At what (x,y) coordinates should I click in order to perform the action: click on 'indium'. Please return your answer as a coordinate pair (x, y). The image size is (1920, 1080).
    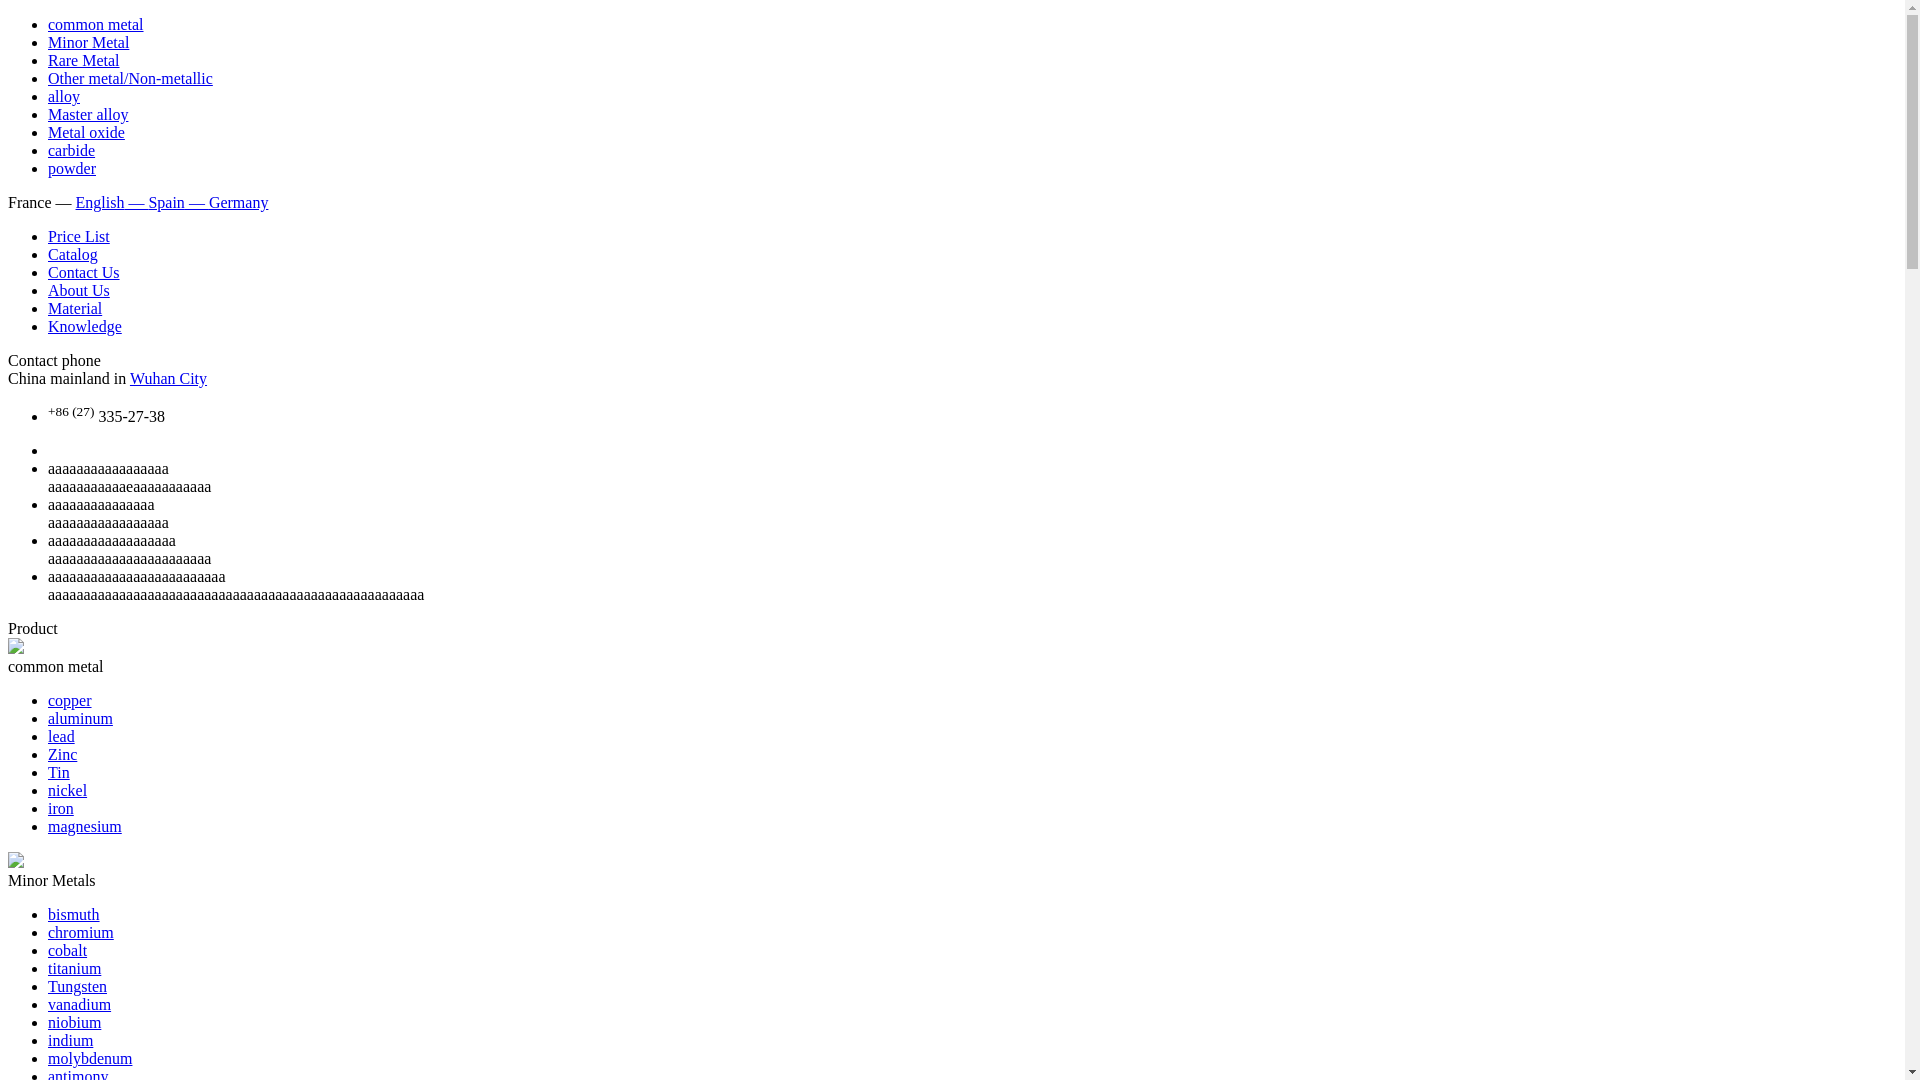
    Looking at the image, I should click on (70, 1039).